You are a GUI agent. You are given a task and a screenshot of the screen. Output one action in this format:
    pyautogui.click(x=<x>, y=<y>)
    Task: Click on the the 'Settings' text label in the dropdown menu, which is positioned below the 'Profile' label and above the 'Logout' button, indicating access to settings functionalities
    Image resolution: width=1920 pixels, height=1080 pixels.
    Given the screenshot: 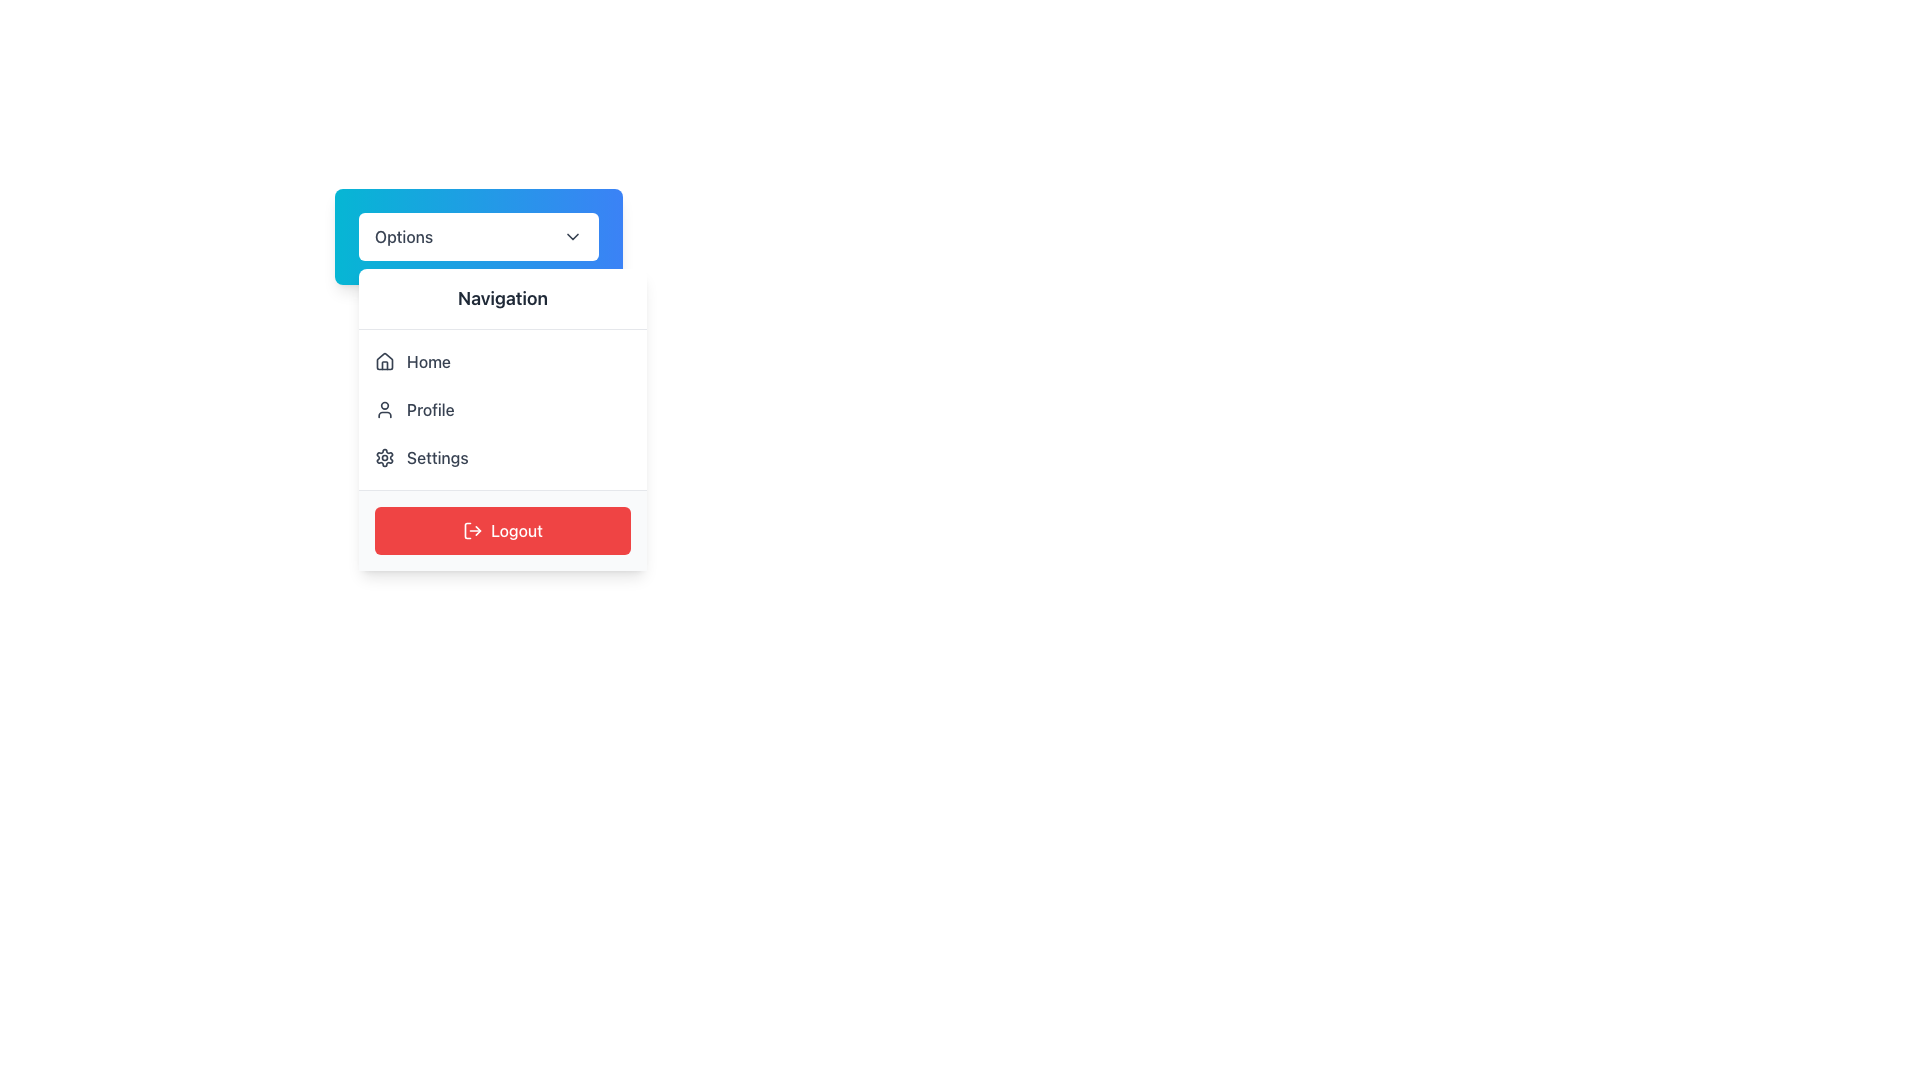 What is the action you would take?
    pyautogui.click(x=436, y=458)
    